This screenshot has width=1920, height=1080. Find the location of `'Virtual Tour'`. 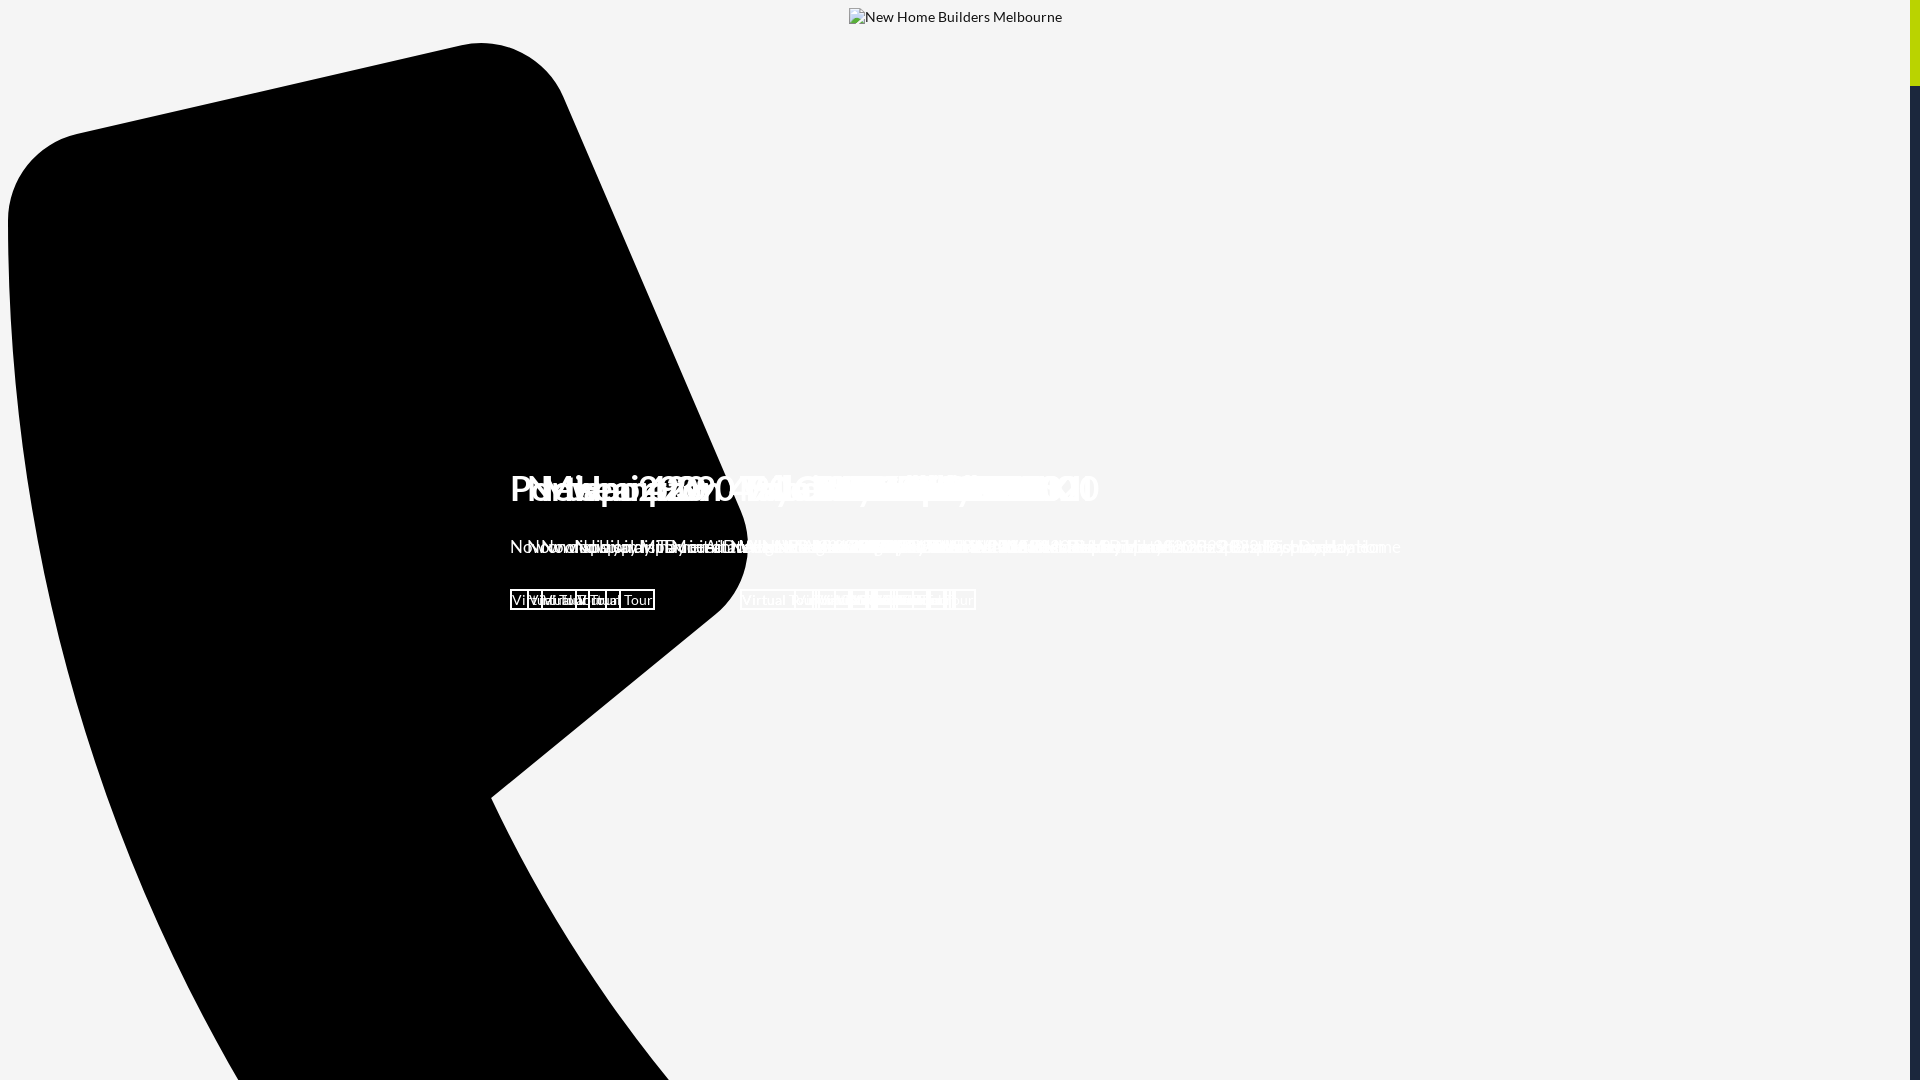

'Virtual Tour' is located at coordinates (851, 598).